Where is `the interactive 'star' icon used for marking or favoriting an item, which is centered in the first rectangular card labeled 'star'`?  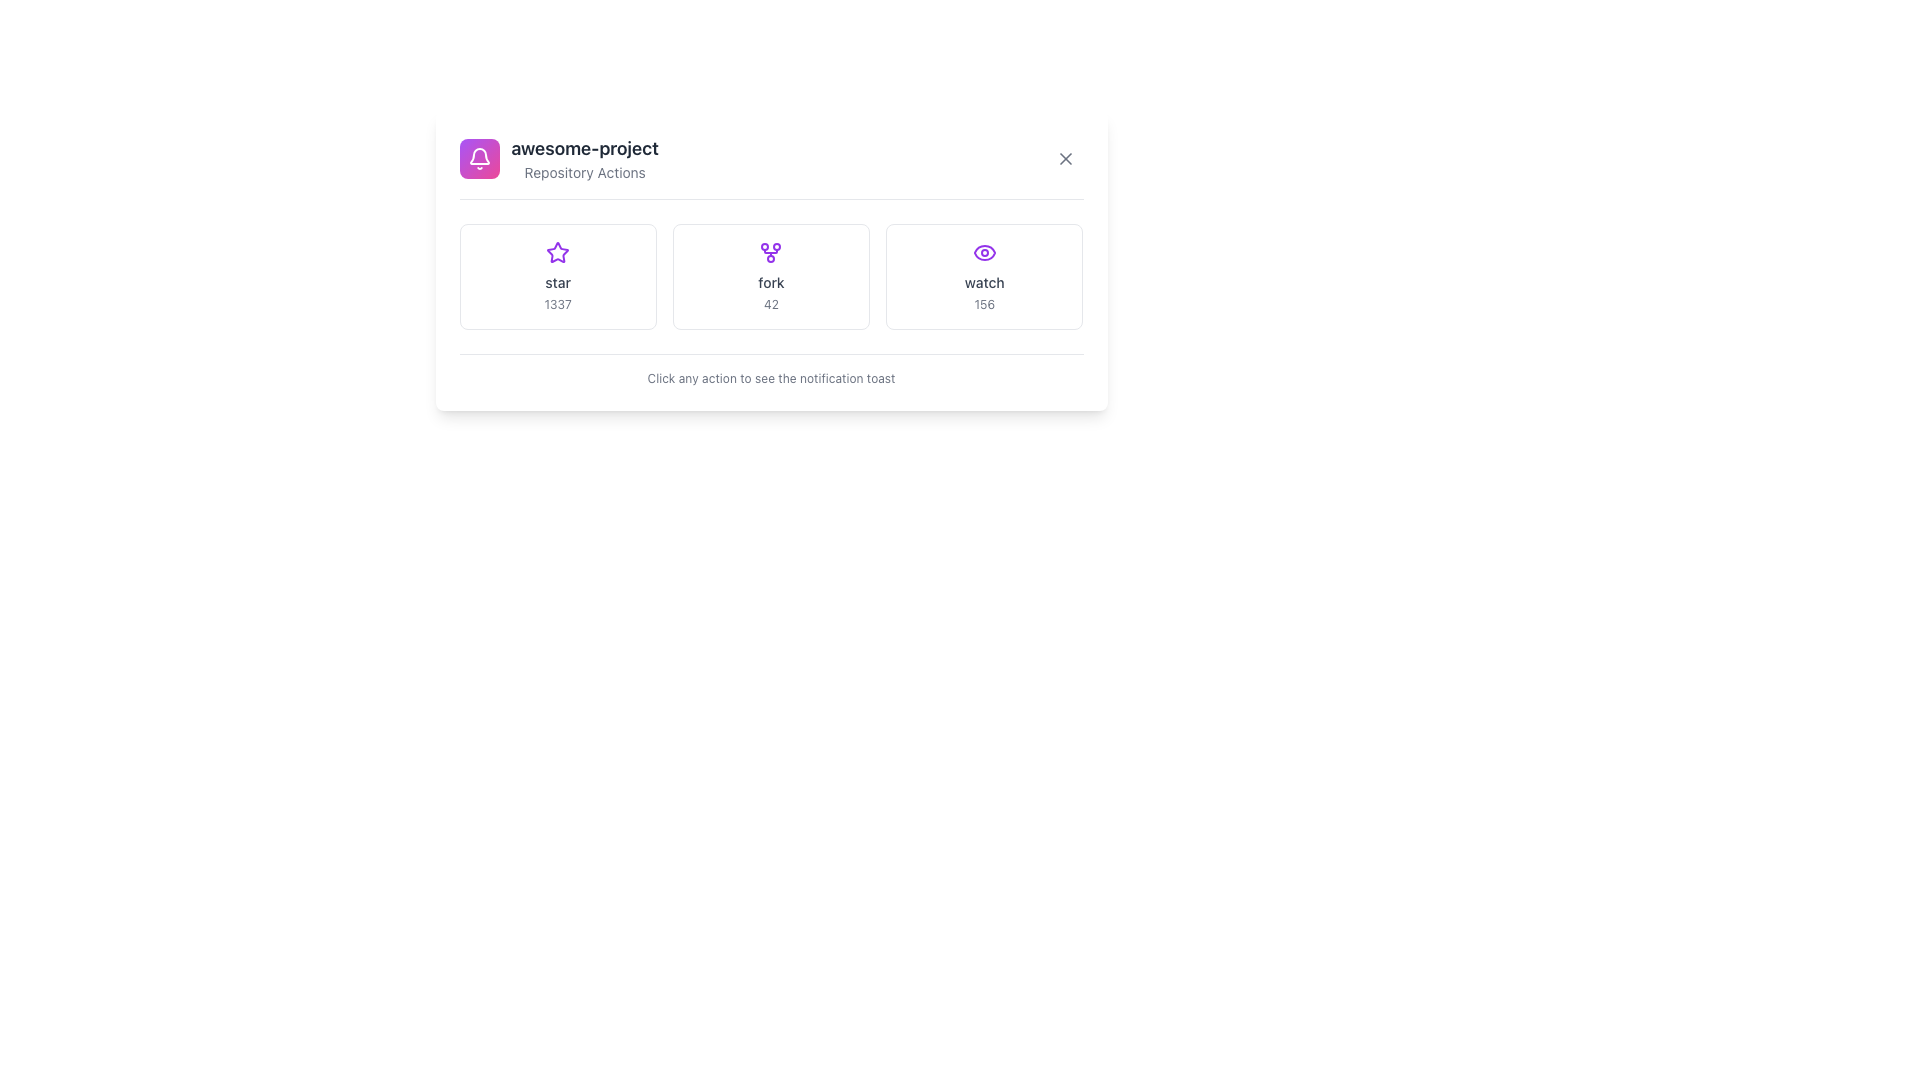
the interactive 'star' icon used for marking or favoriting an item, which is centered in the first rectangular card labeled 'star' is located at coordinates (558, 251).